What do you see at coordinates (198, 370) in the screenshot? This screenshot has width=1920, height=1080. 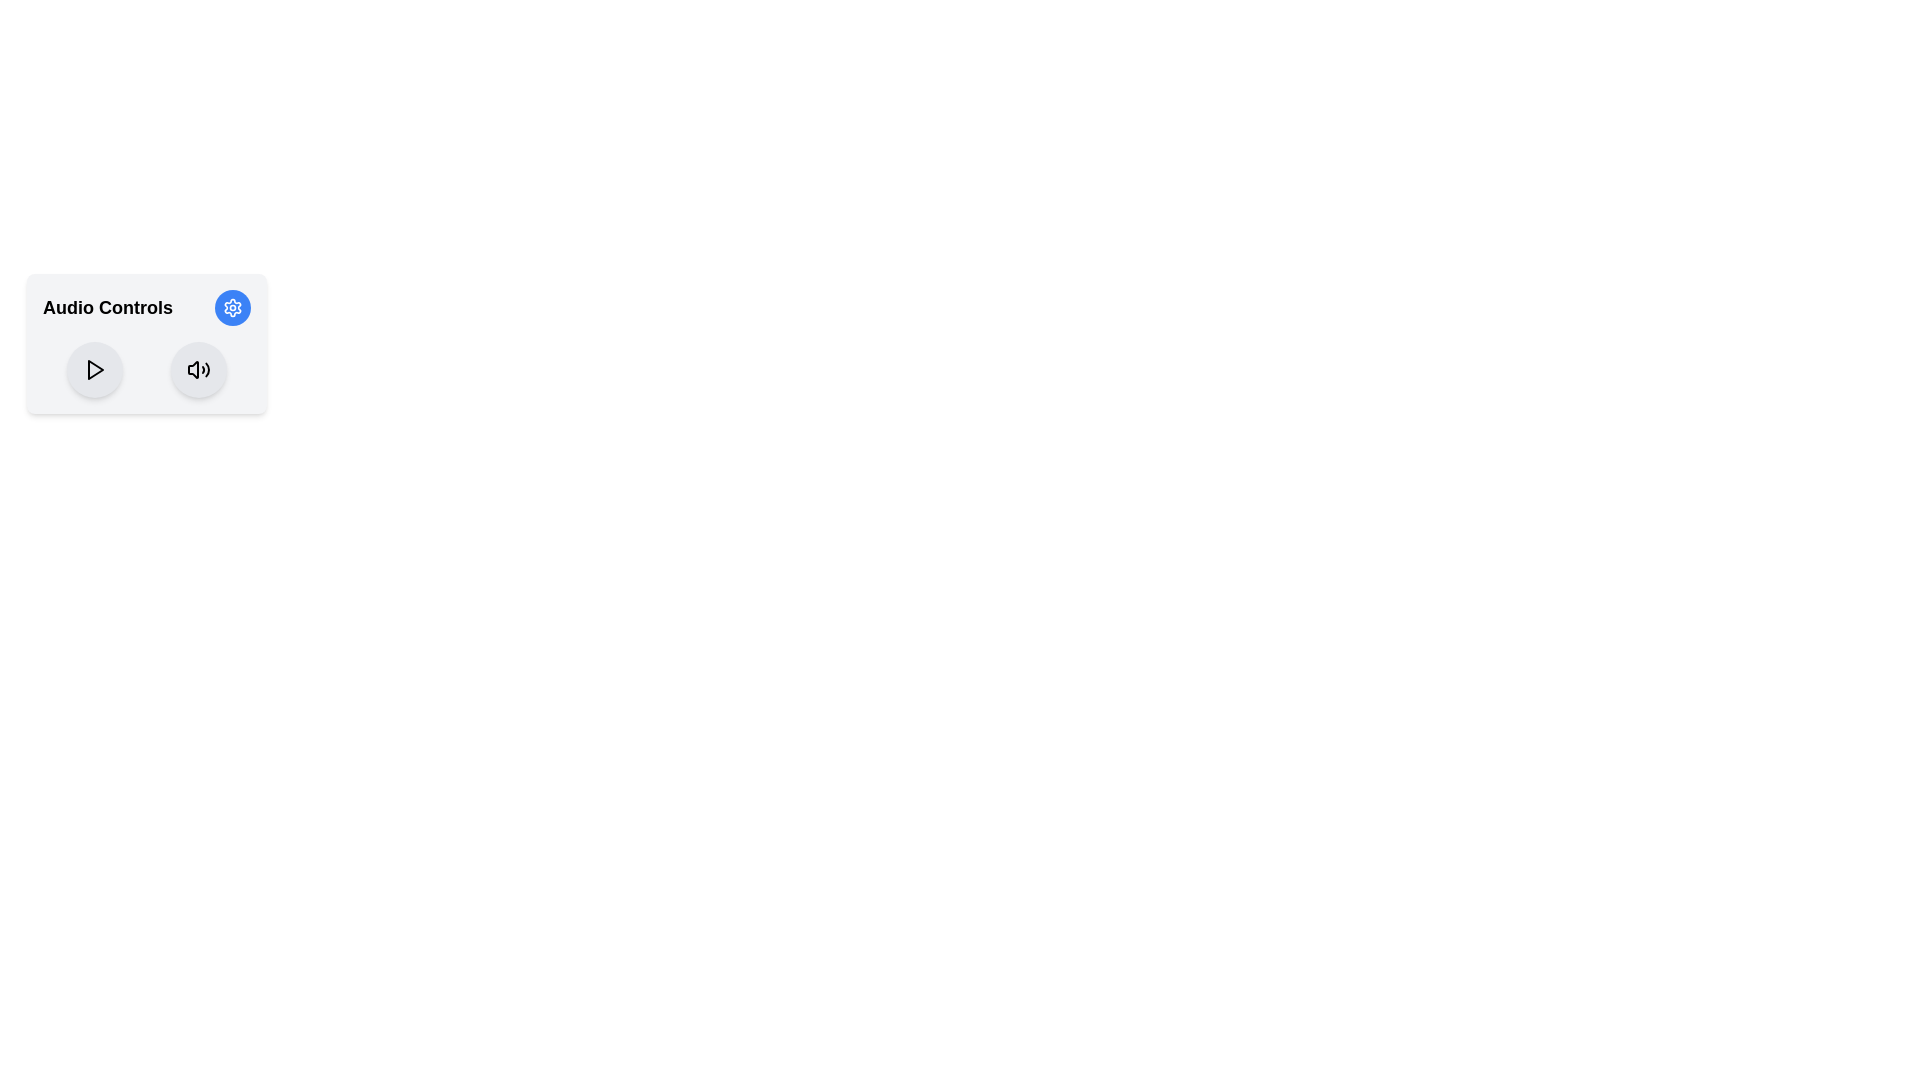 I see `the rightmost circular button in the 'Audio Controls' component, which features an icon indicating sound or volume control, to potentially display additional information` at bounding box center [198, 370].